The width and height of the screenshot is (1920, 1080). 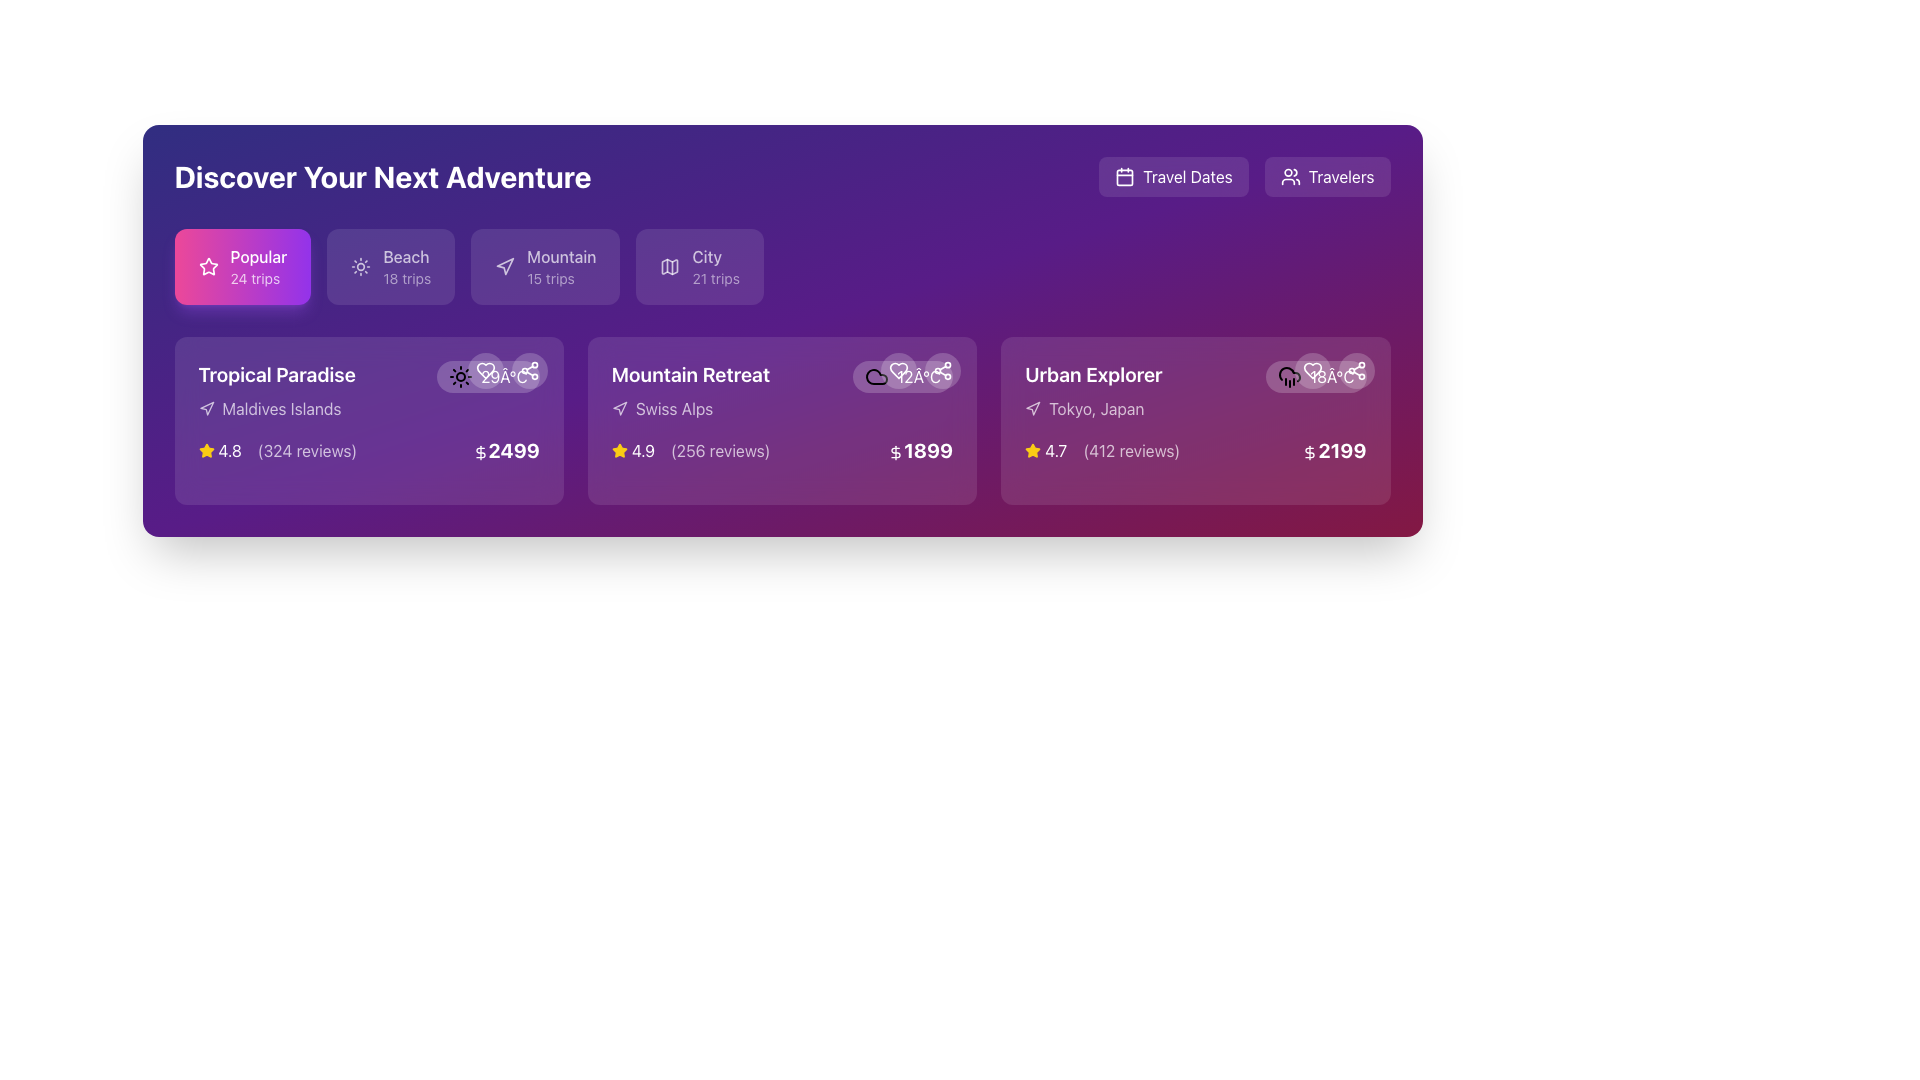 I want to click on text of the category label positioned as the third tab from the left in the upper-middle part of the UI, which relates to mountain-themed trips or destinations, so click(x=560, y=256).